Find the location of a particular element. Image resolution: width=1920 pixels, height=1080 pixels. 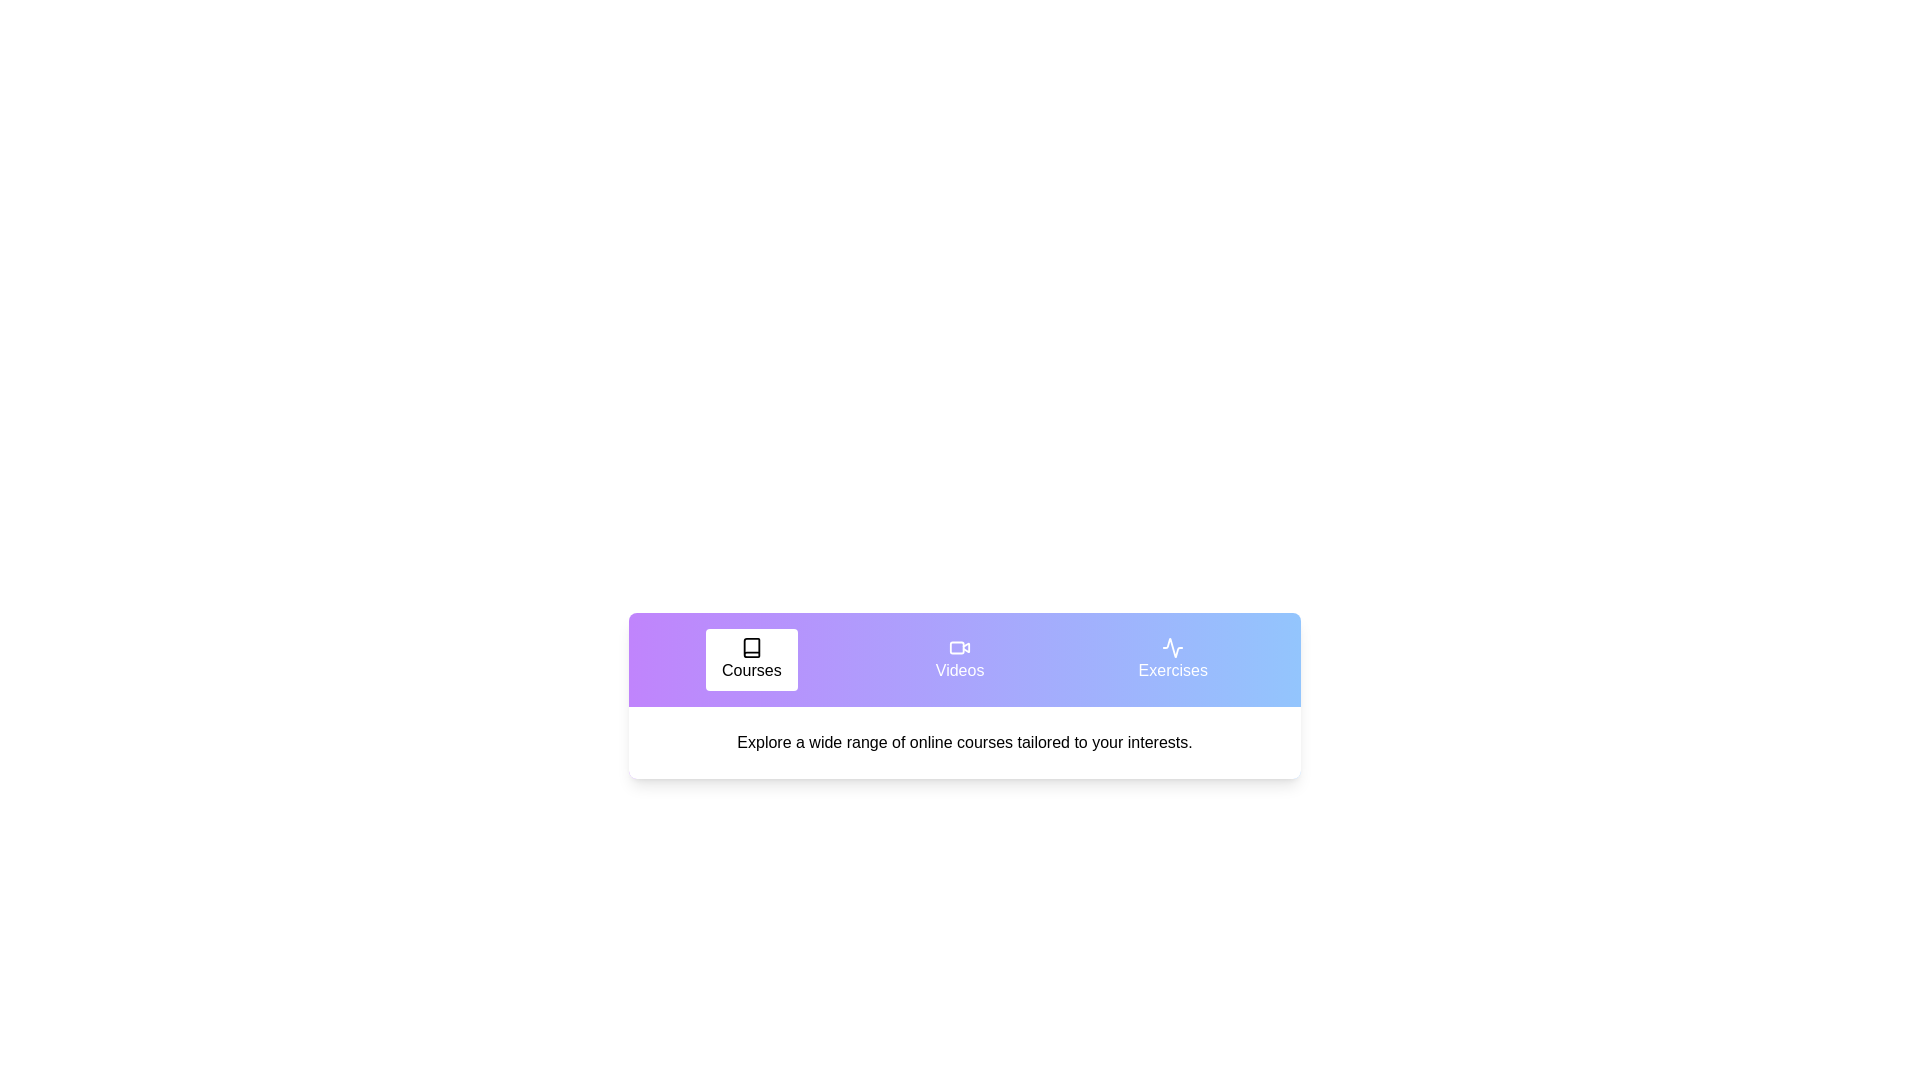

the tab labeled Exercises is located at coordinates (1173, 659).